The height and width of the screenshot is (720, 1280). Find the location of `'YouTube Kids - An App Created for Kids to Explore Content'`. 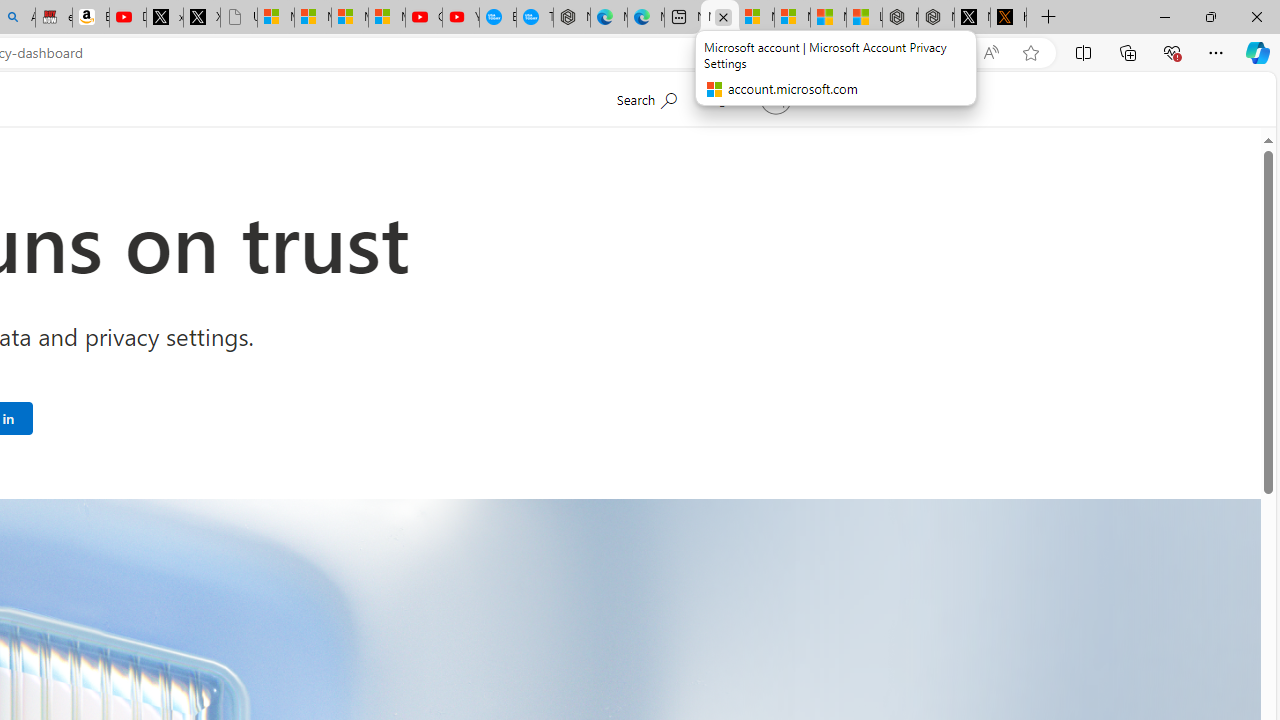

'YouTube Kids - An App Created for Kids to Explore Content' is located at coordinates (459, 17).